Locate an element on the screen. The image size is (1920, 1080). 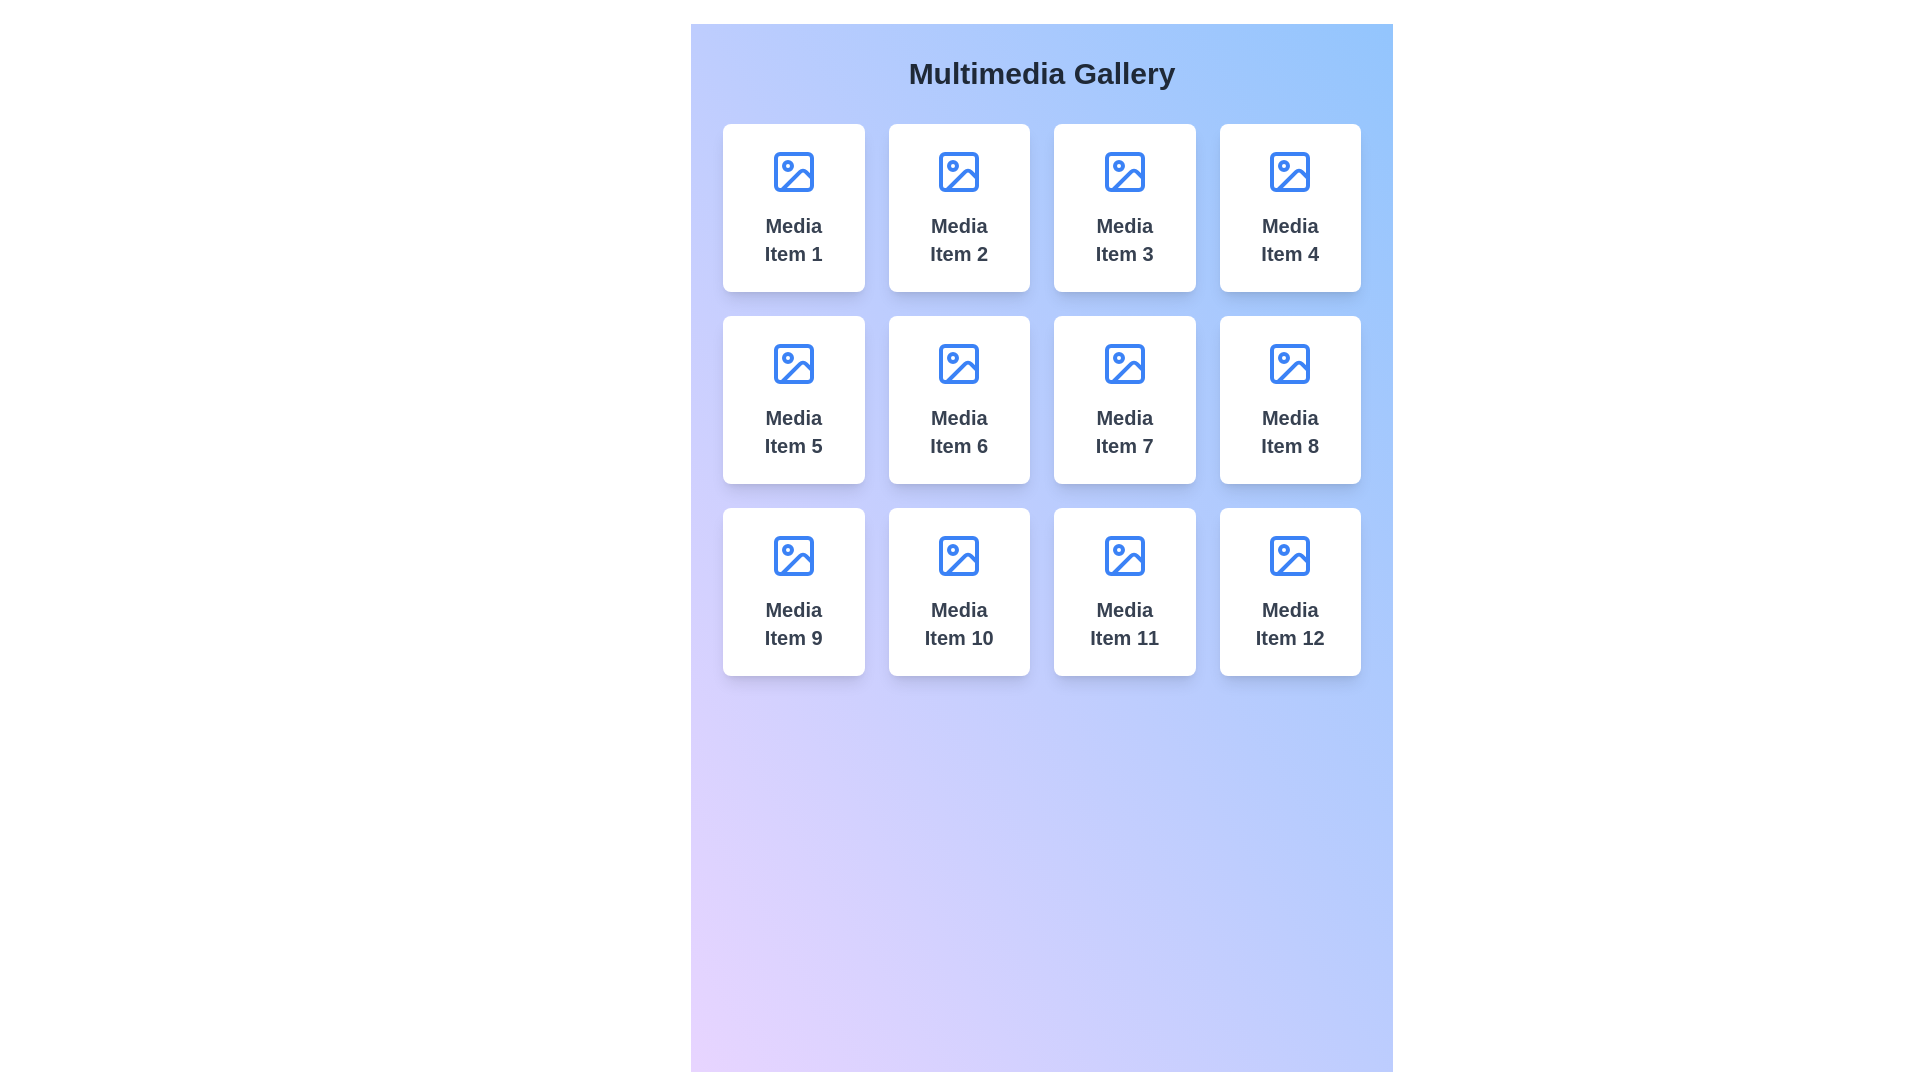
the text label that displays 'Media Item 1', which is styled in bold dark gray and is centrally aligned within the first tile of the grid layout is located at coordinates (792, 238).